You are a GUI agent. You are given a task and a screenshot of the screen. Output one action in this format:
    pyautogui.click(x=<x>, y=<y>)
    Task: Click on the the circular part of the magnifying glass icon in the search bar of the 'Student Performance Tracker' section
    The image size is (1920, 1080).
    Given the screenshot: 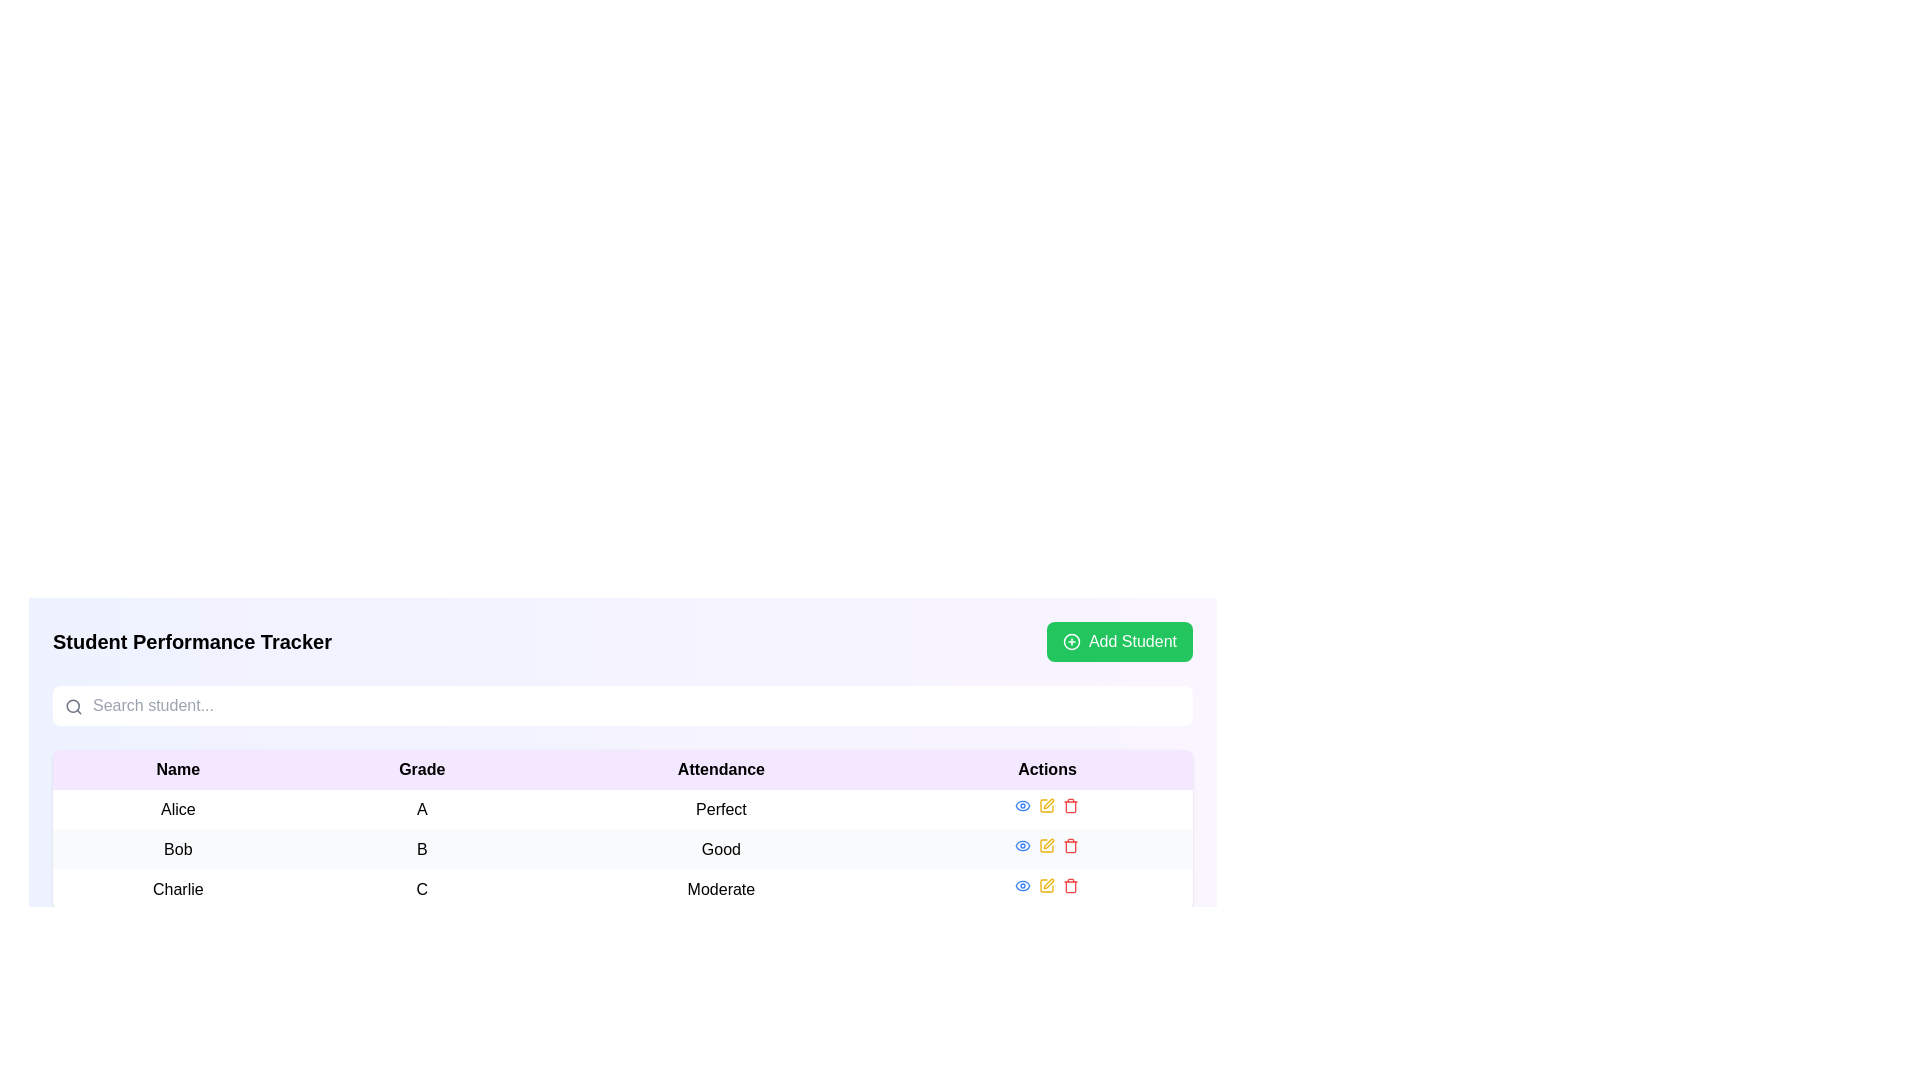 What is the action you would take?
    pyautogui.click(x=73, y=705)
    